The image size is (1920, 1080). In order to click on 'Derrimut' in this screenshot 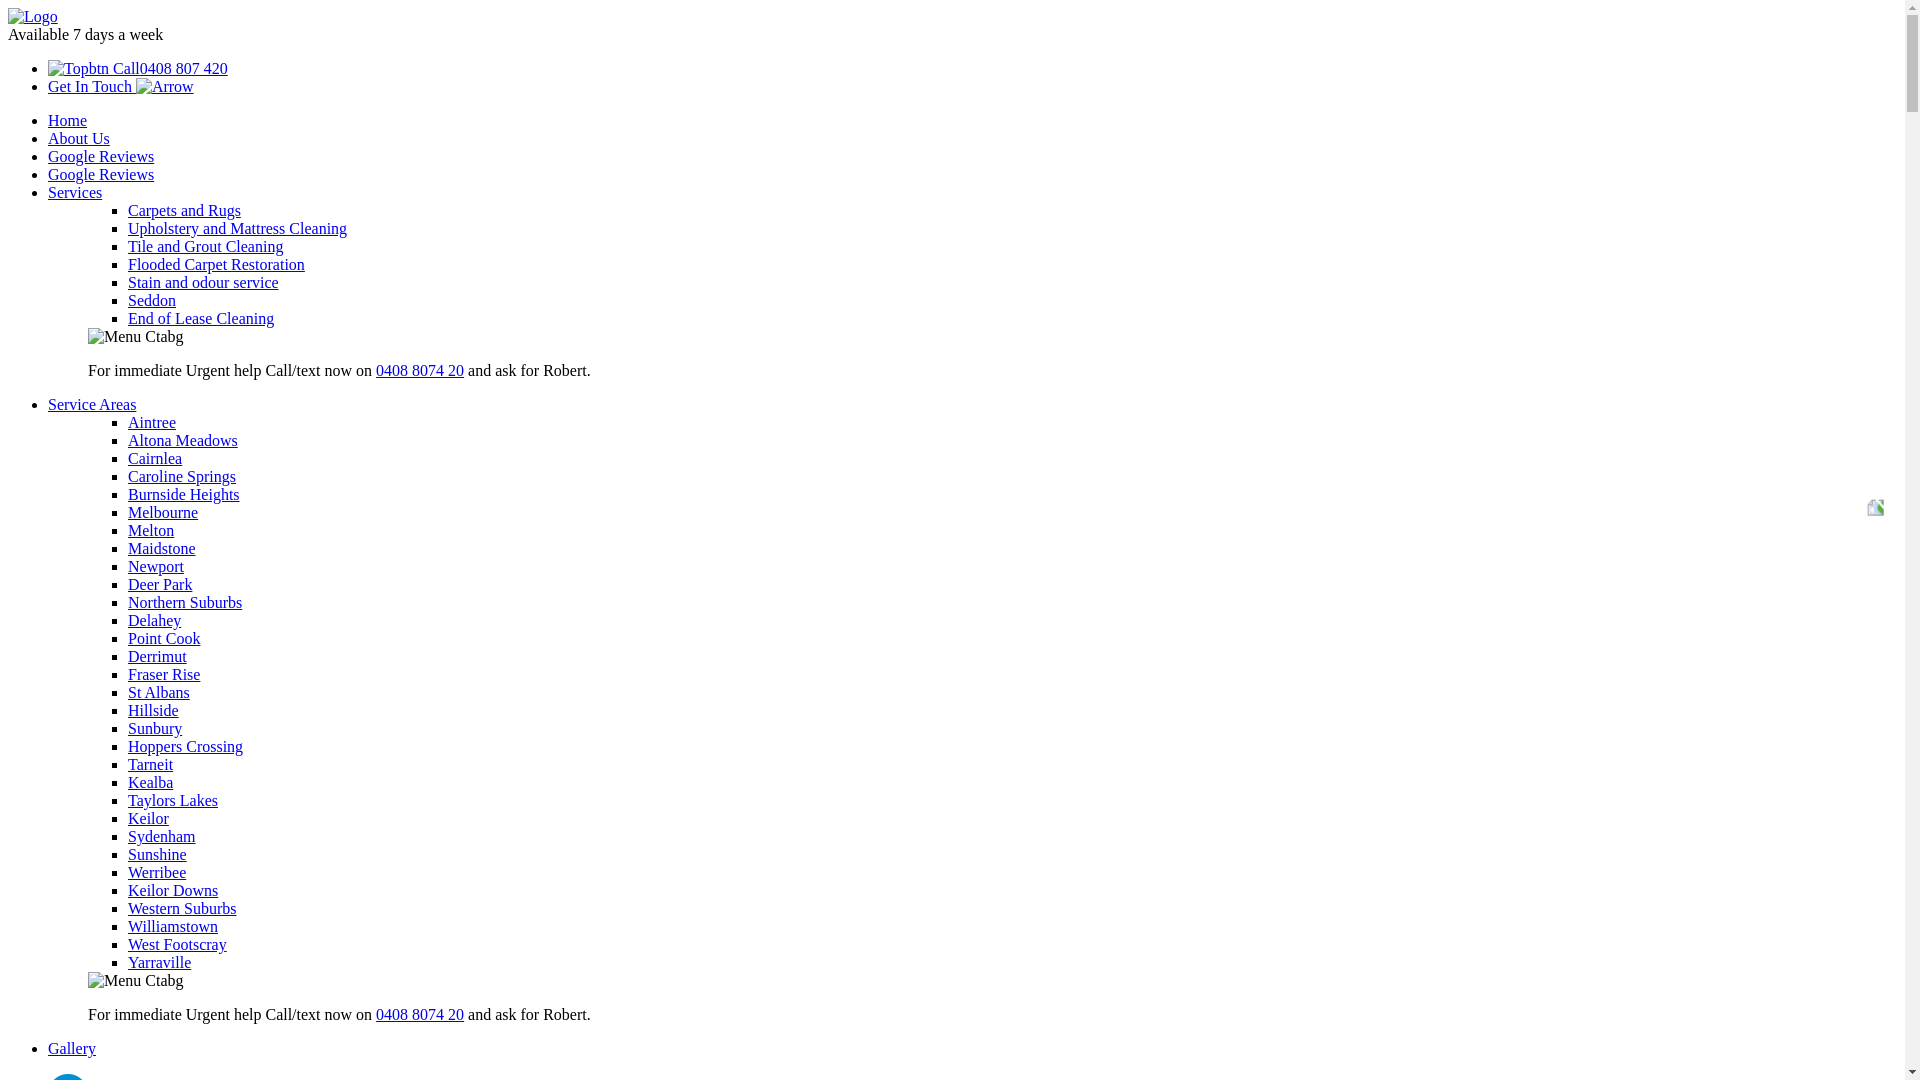, I will do `click(156, 656)`.